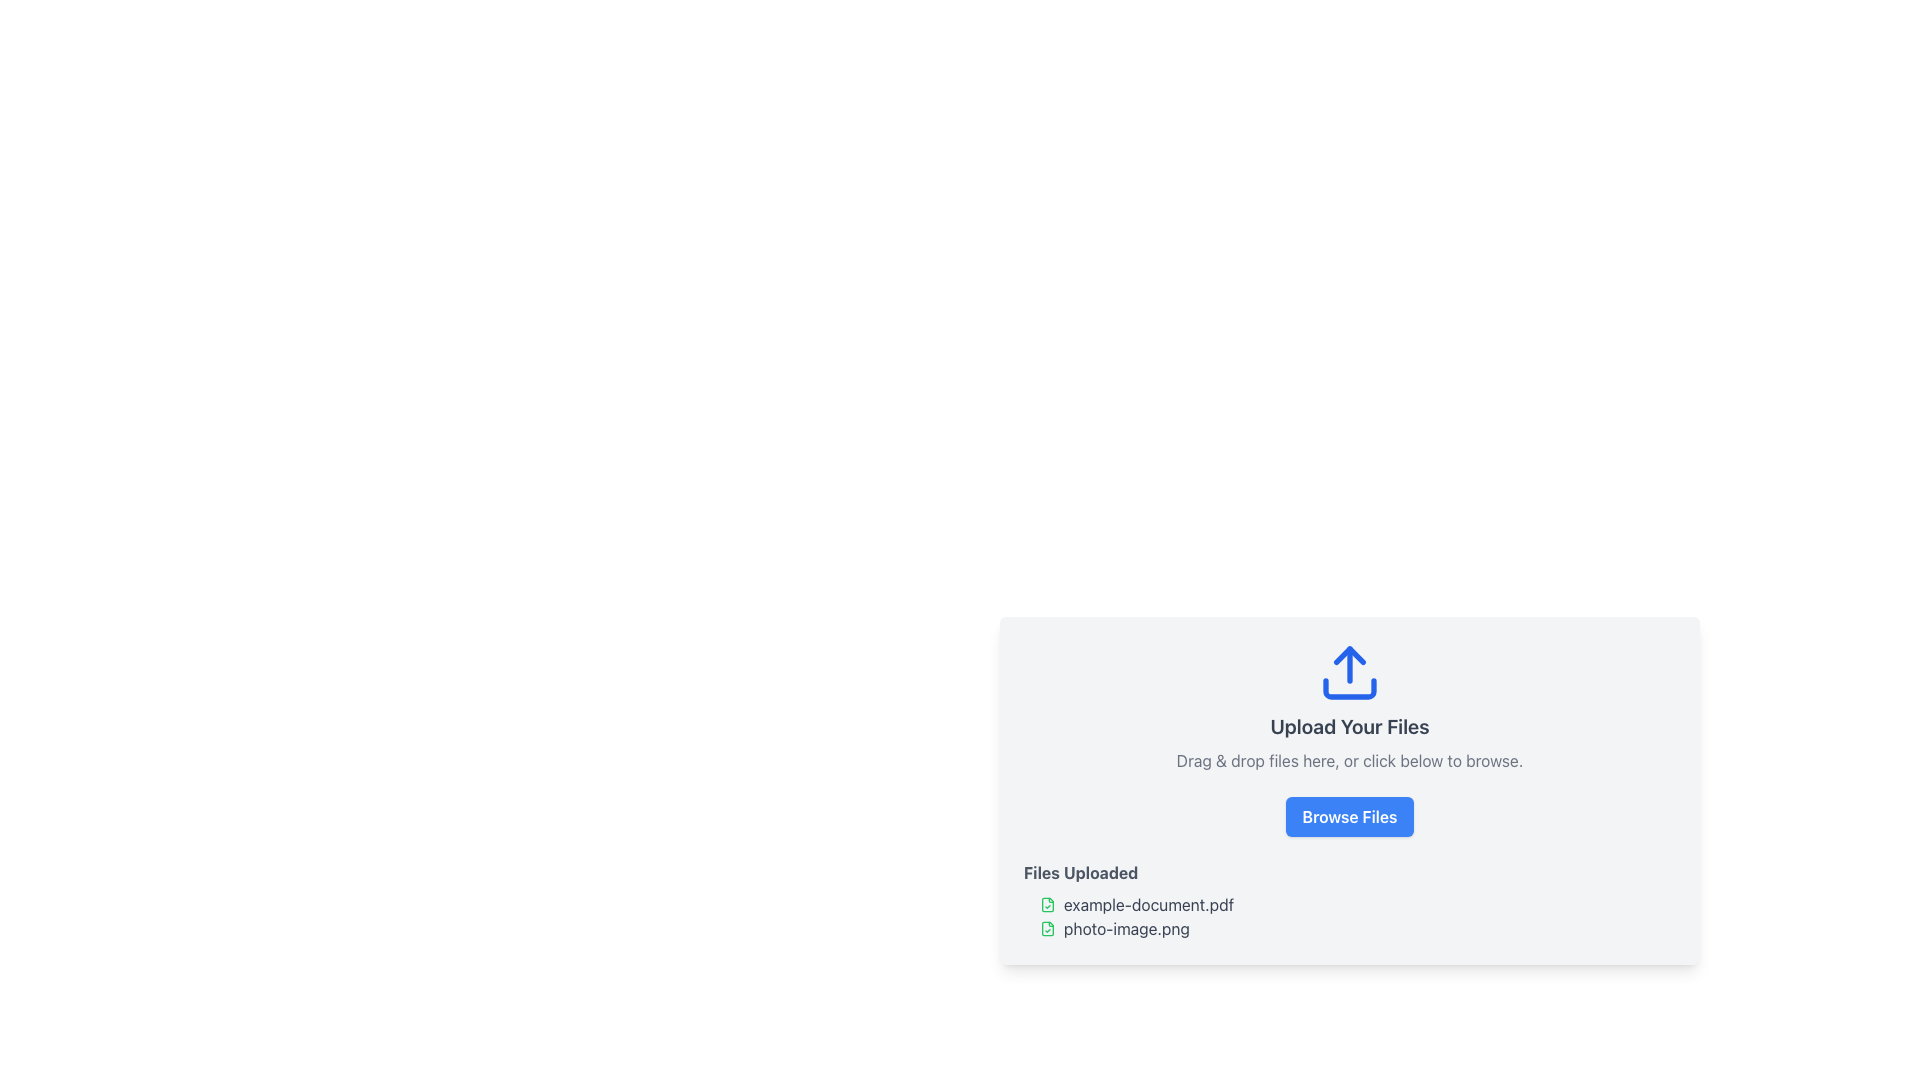 This screenshot has width=1920, height=1080. Describe the element at coordinates (1349, 672) in the screenshot. I see `the prominent blue icon featuring an upward arrow within a semi-circular base, located at the top center of the 'Upload Your Files' box` at that location.